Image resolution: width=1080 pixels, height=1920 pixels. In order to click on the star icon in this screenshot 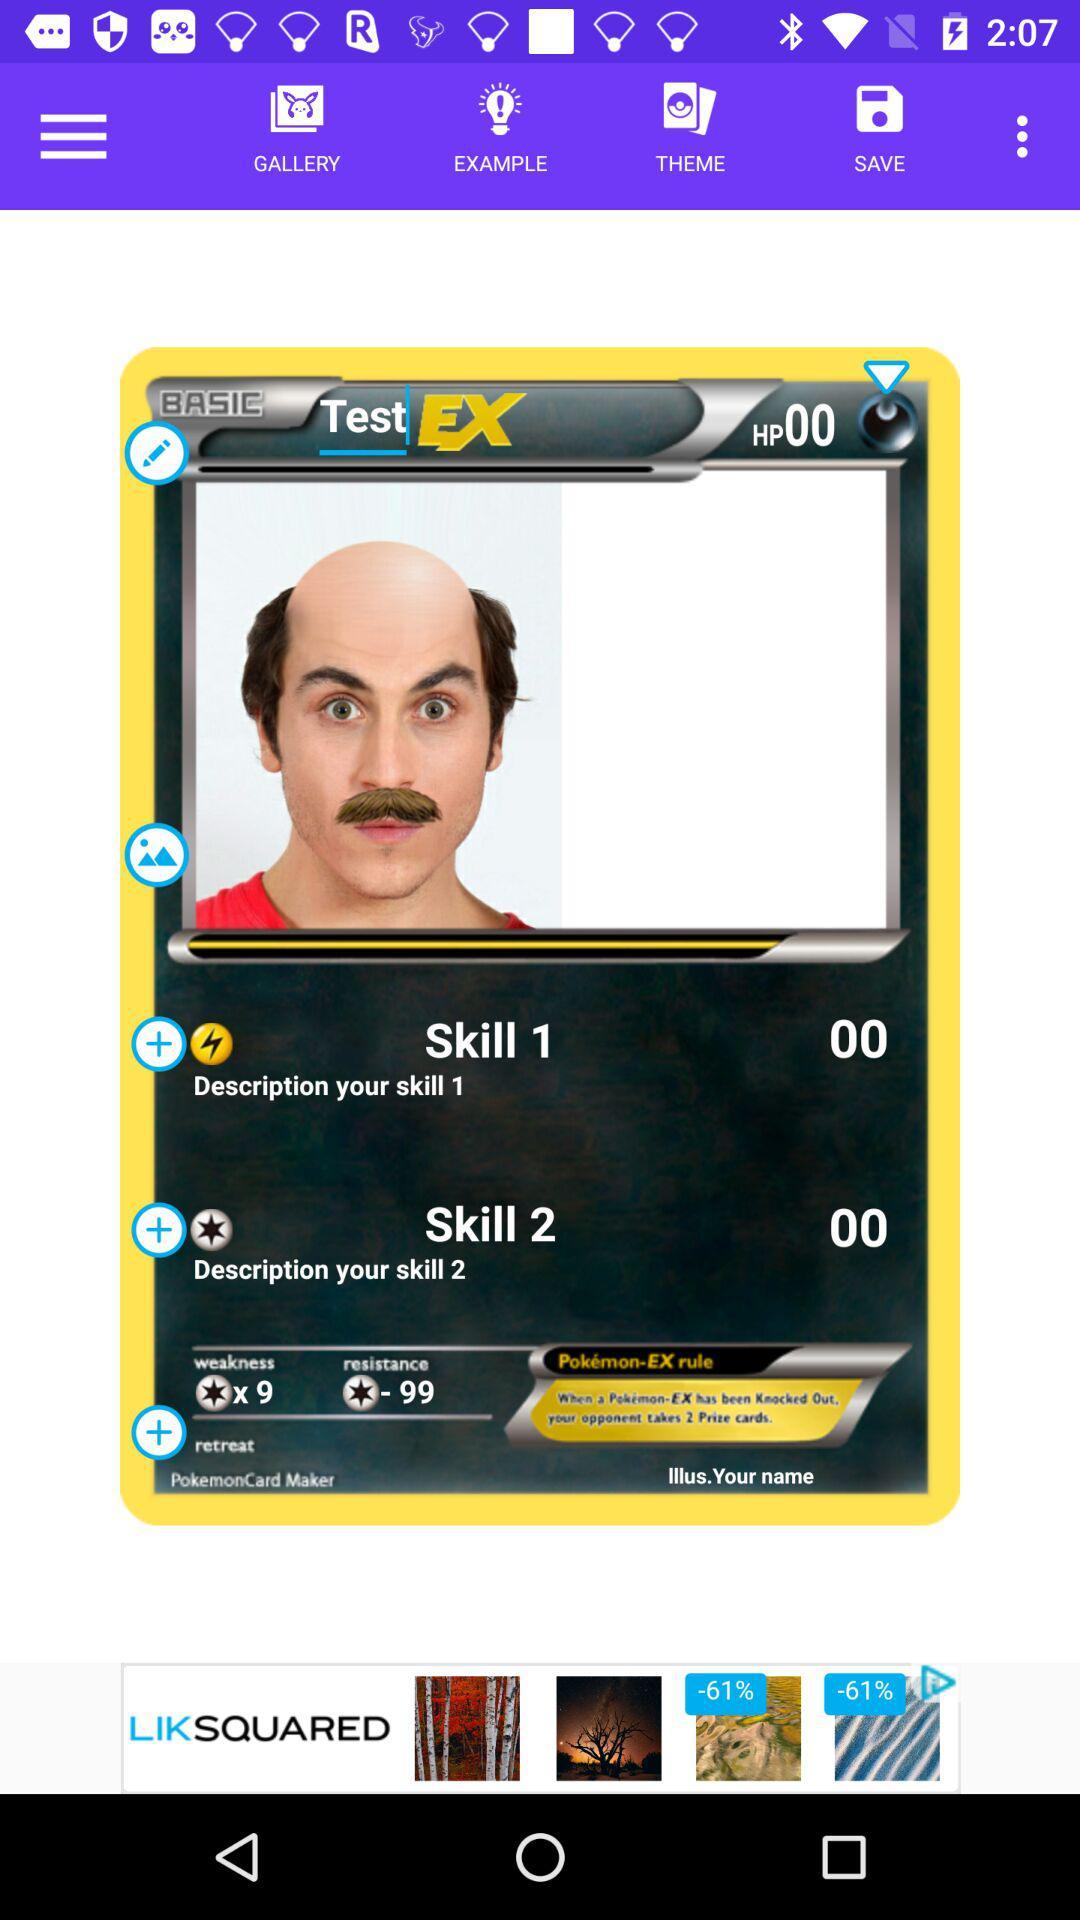, I will do `click(361, 1392)`.